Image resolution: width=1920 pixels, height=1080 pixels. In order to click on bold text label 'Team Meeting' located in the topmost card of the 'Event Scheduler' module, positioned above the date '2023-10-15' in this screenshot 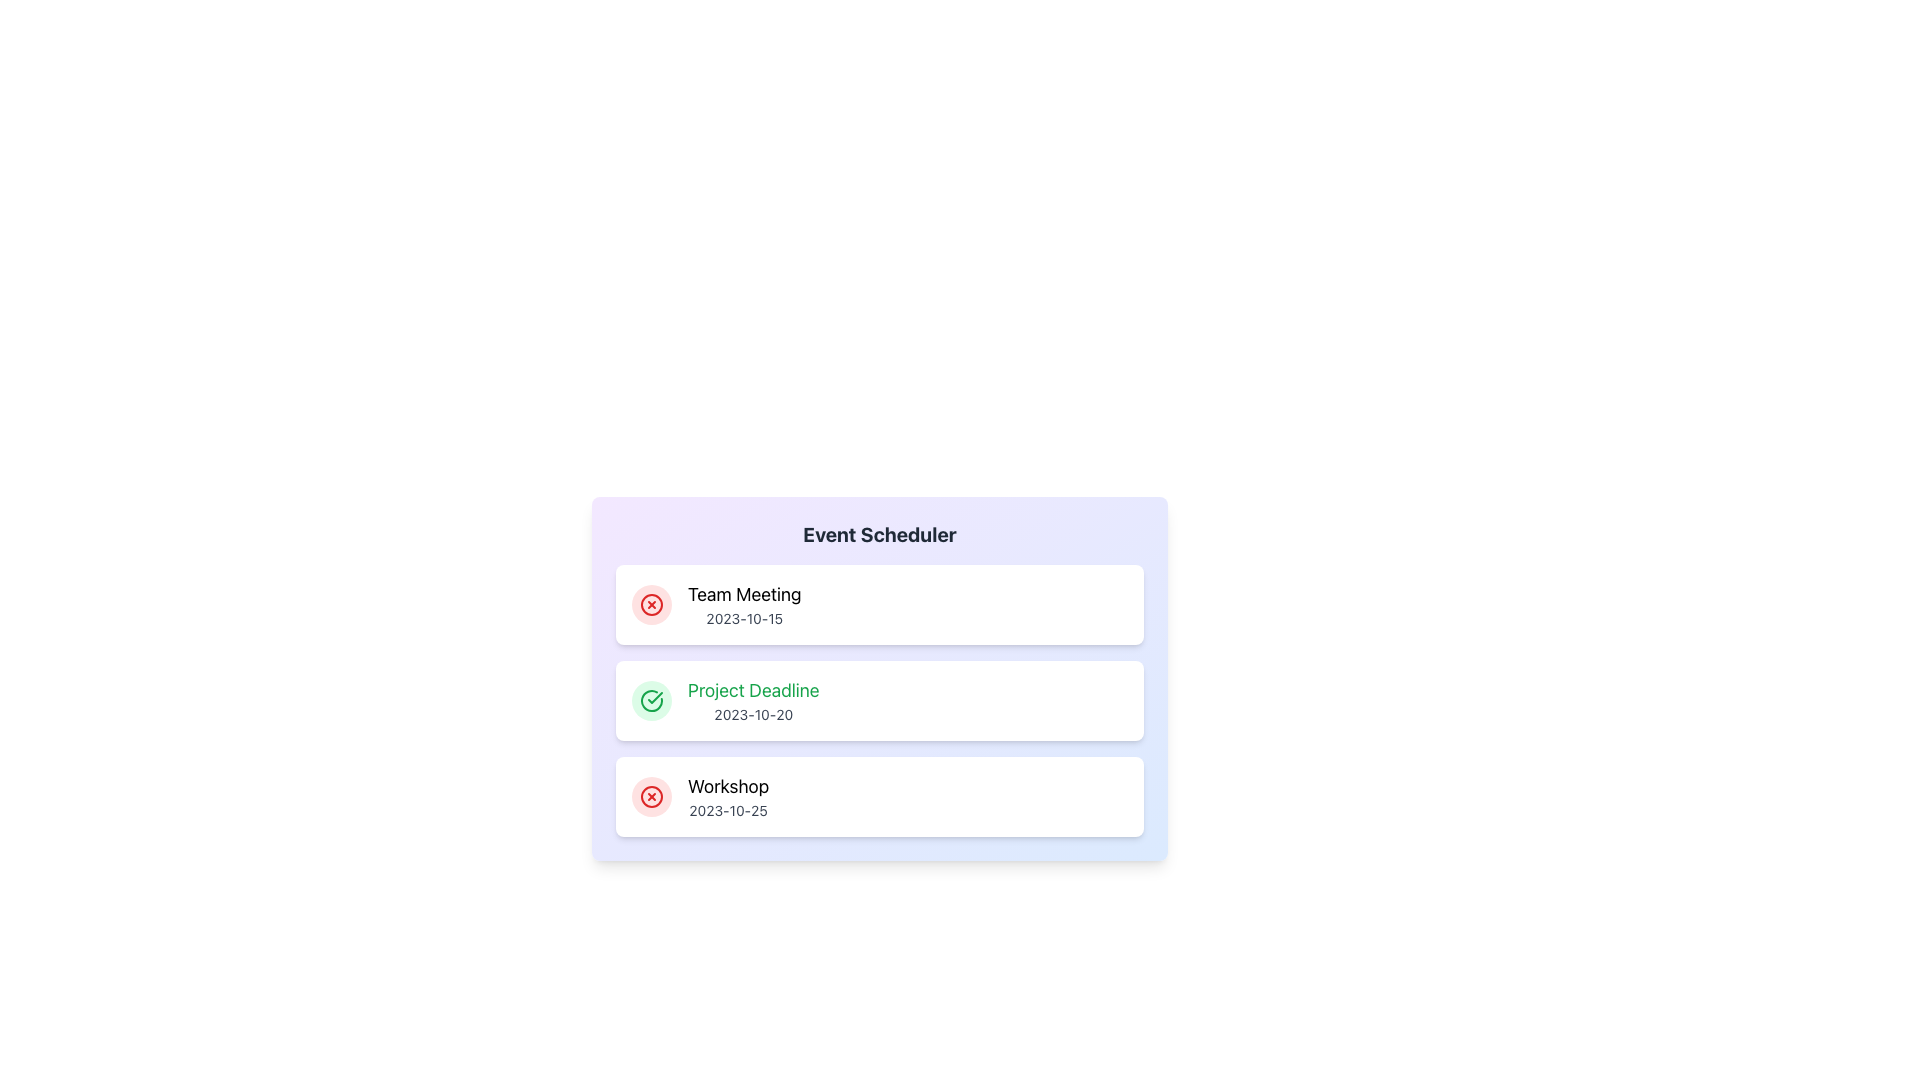, I will do `click(743, 593)`.